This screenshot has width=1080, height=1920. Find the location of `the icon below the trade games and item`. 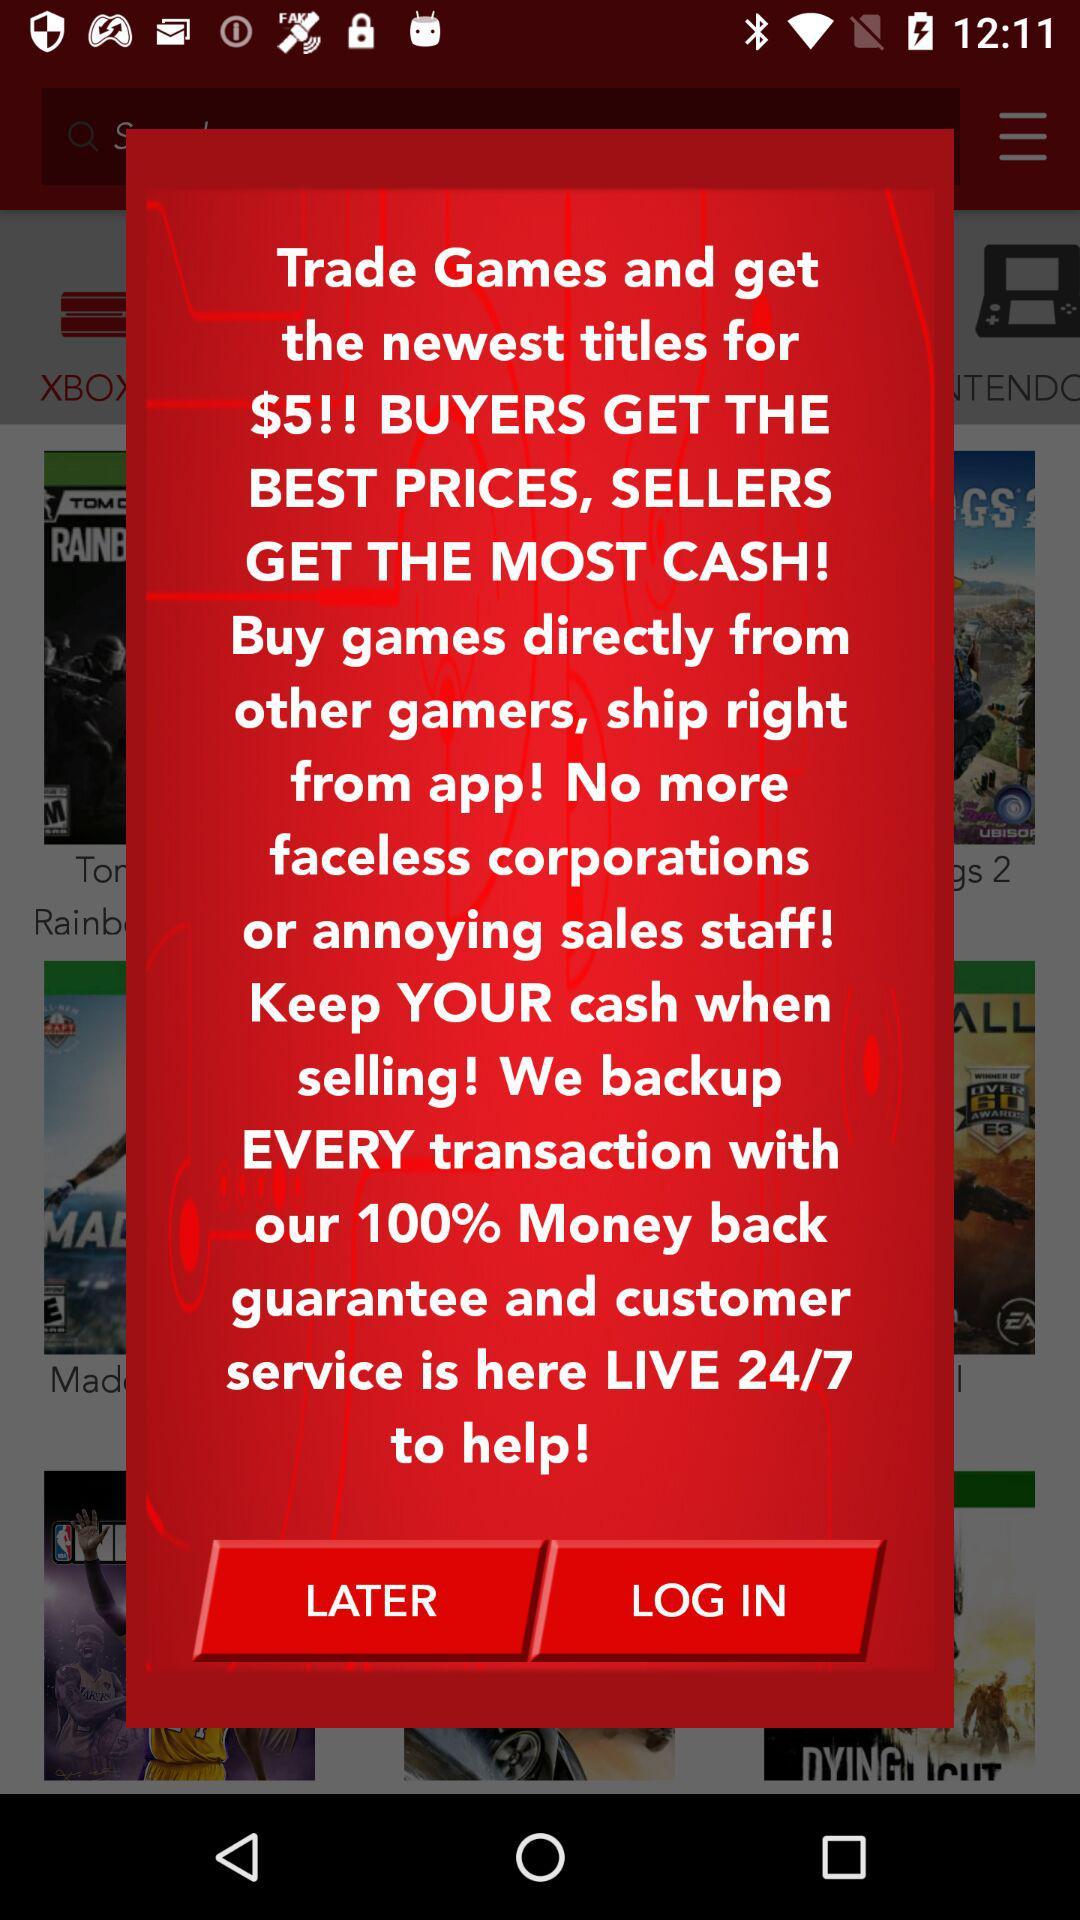

the icon below the trade games and item is located at coordinates (370, 1600).